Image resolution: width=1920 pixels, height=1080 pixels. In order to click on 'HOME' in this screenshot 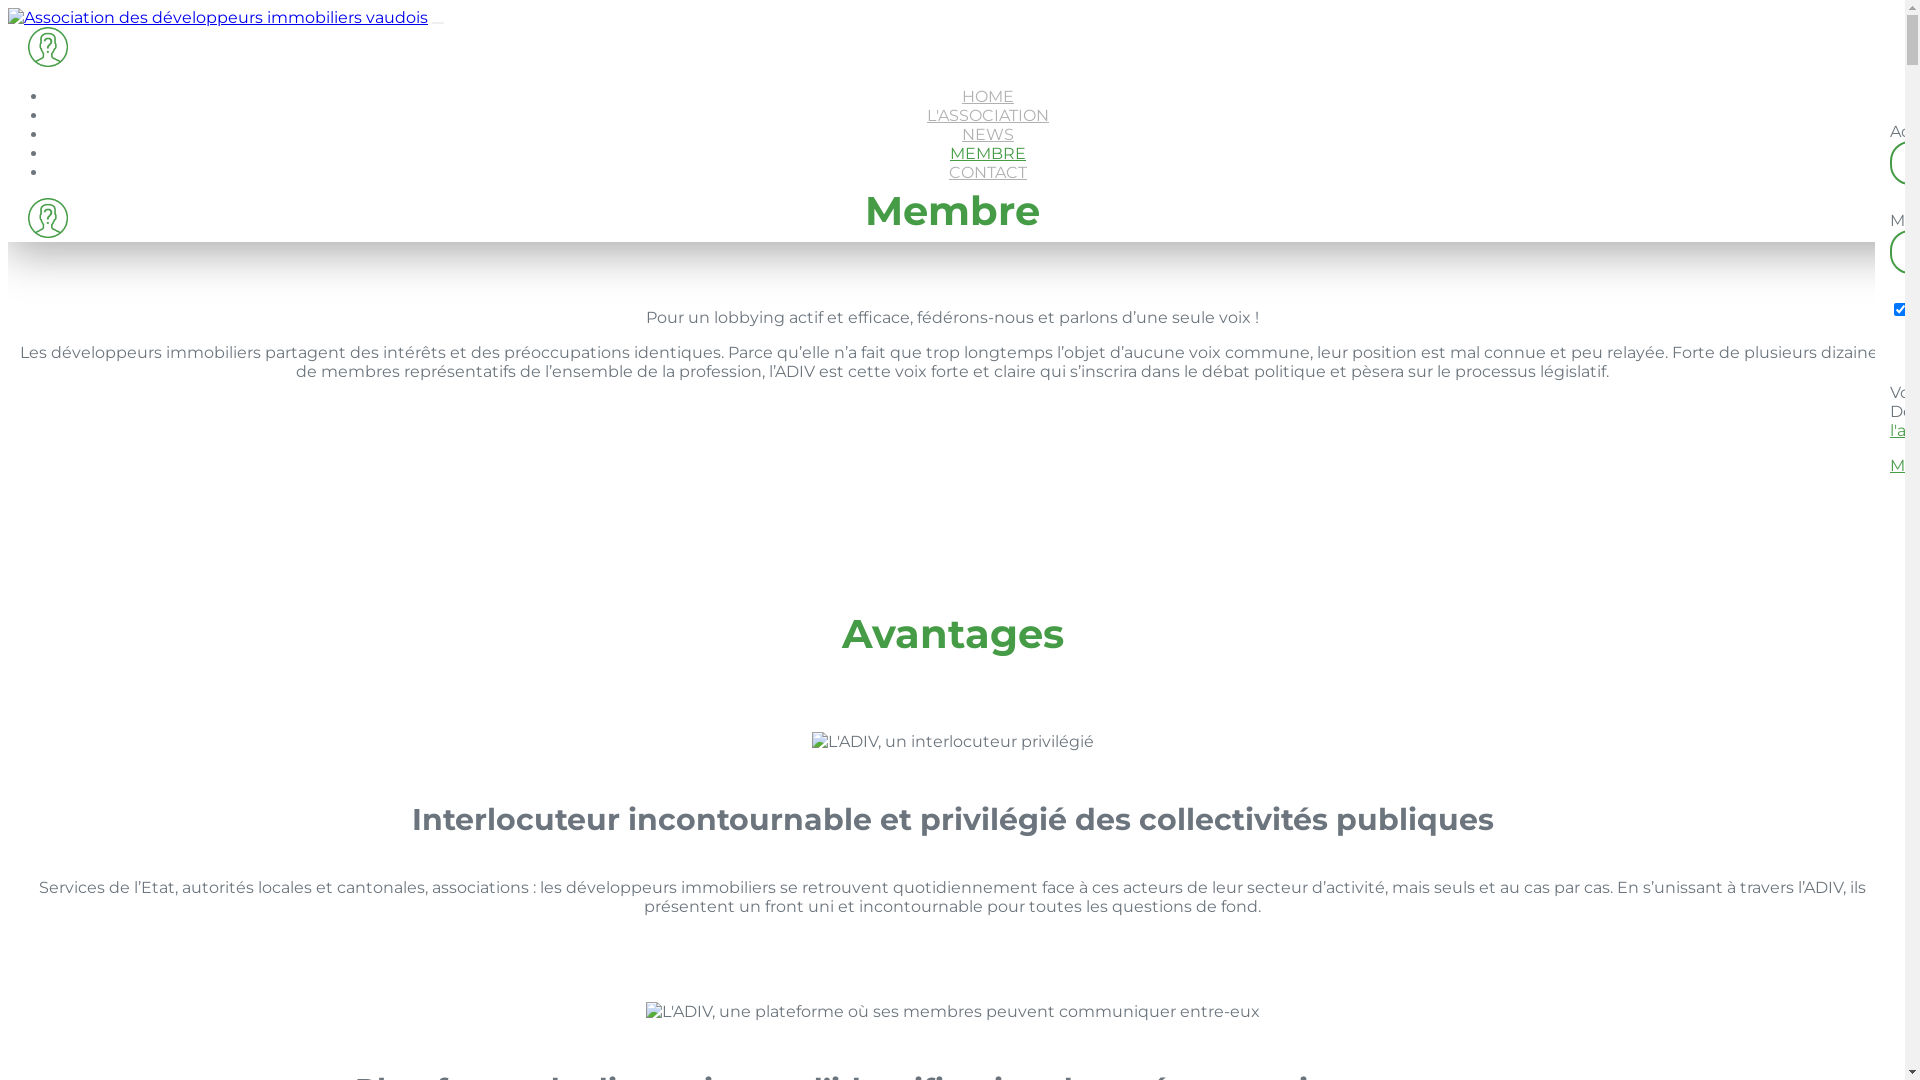, I will do `click(988, 96)`.